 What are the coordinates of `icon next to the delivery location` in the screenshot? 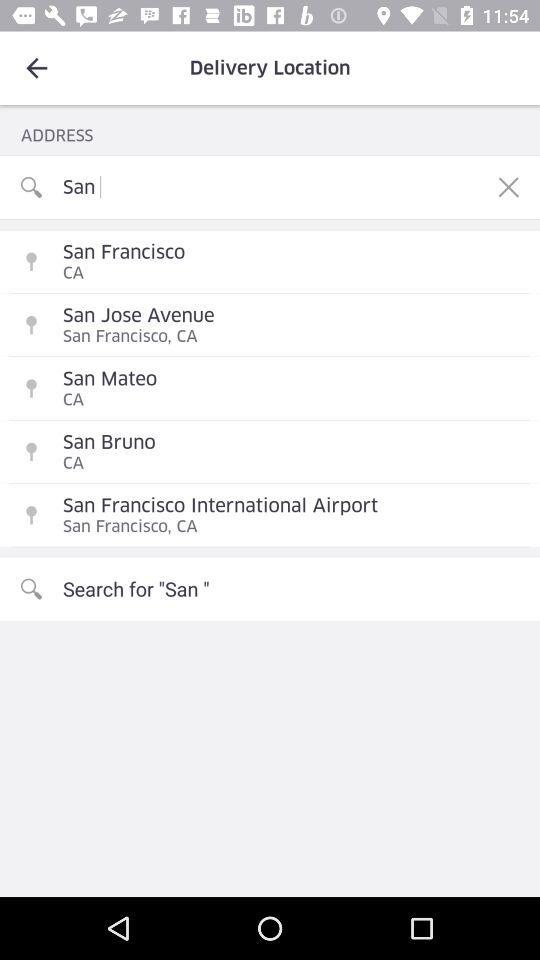 It's located at (36, 68).